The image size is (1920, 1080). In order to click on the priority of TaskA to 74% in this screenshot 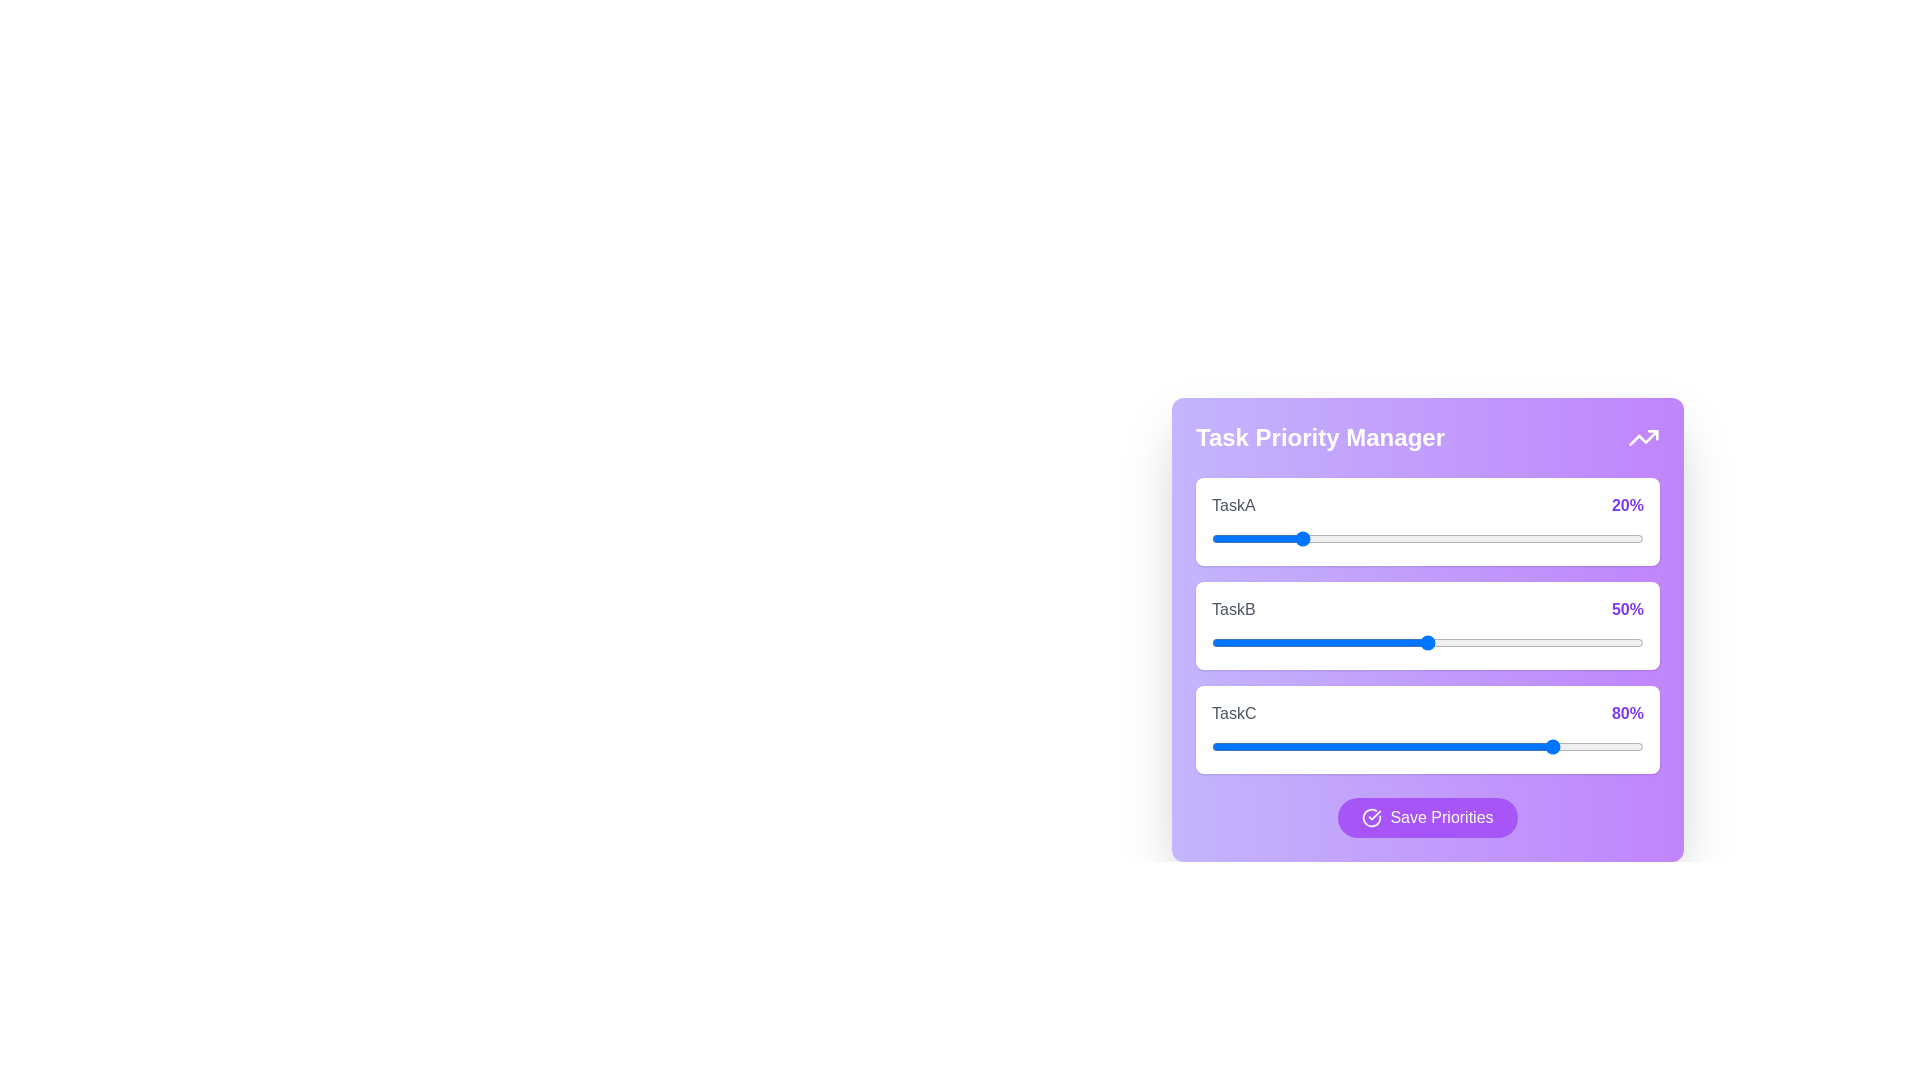, I will do `click(1530, 538)`.